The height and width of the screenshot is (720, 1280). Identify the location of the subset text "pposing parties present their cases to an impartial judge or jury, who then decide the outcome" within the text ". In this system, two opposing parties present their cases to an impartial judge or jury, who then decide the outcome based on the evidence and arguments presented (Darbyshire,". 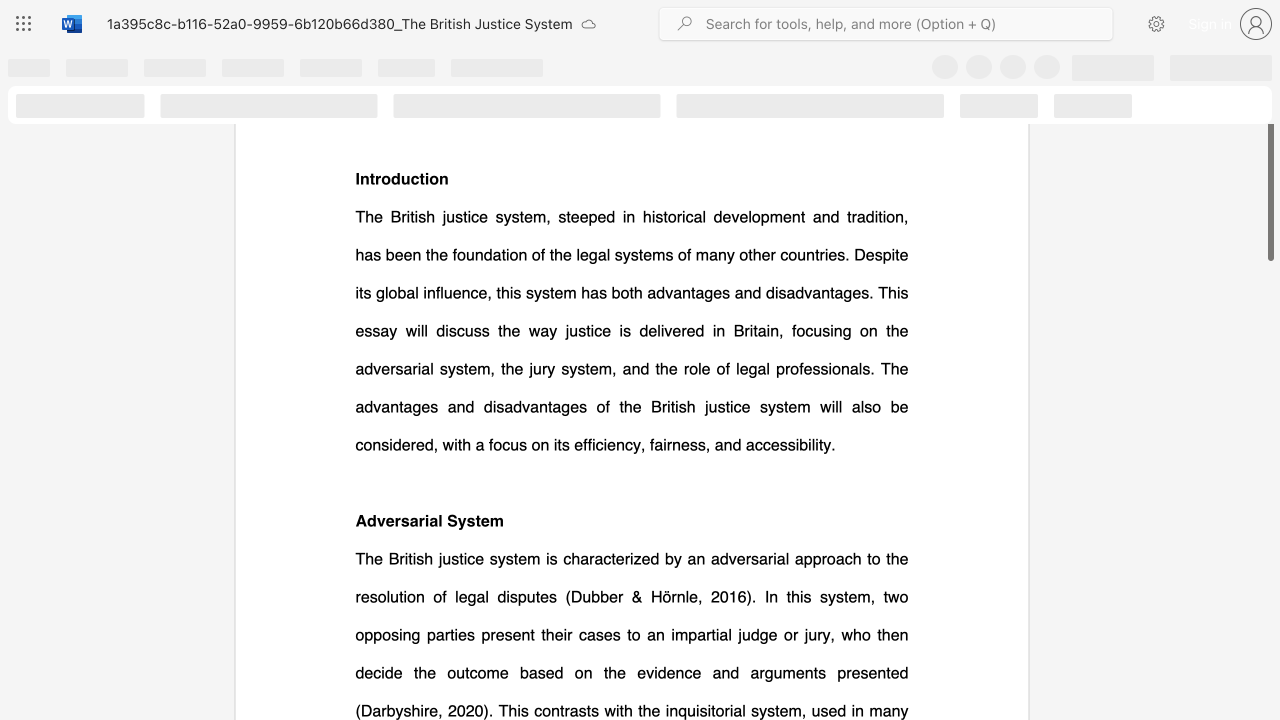
(364, 634).